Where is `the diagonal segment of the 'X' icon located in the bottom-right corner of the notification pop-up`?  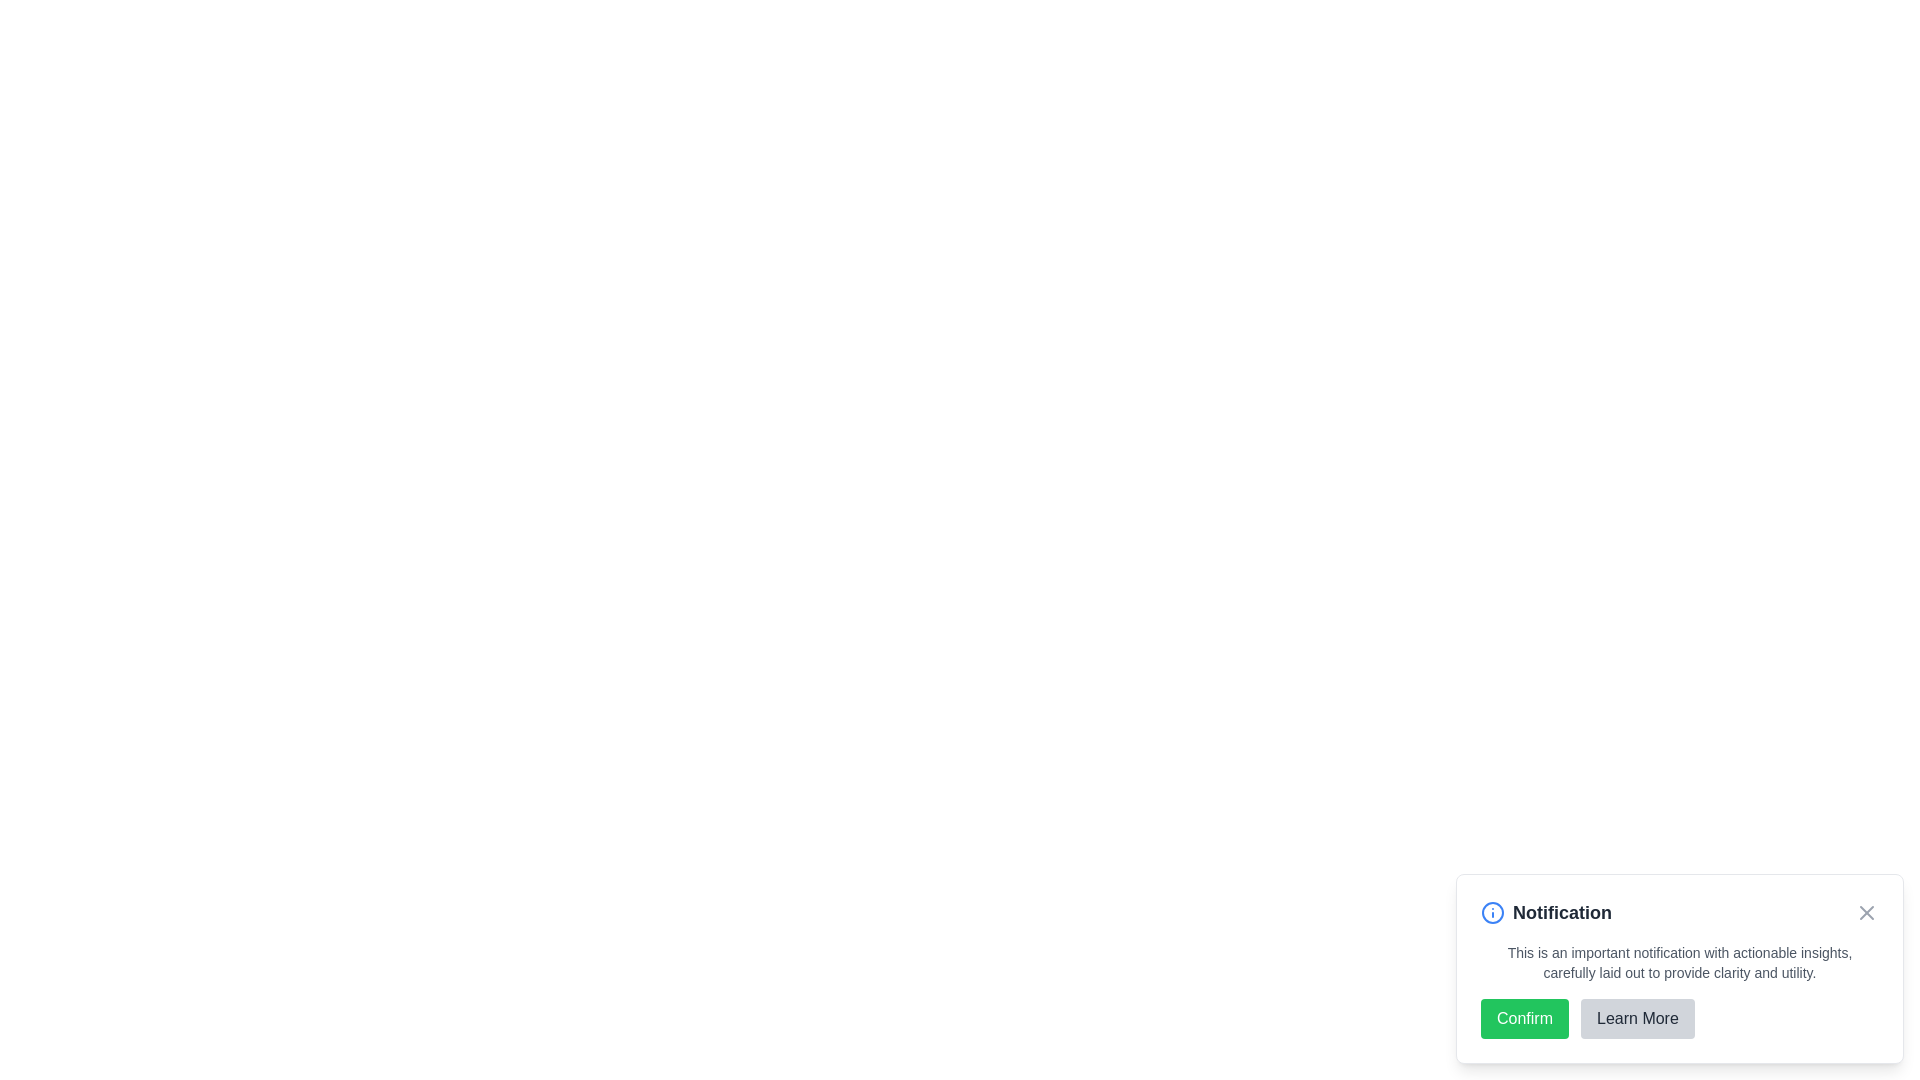
the diagonal segment of the 'X' icon located in the bottom-right corner of the notification pop-up is located at coordinates (1866, 913).